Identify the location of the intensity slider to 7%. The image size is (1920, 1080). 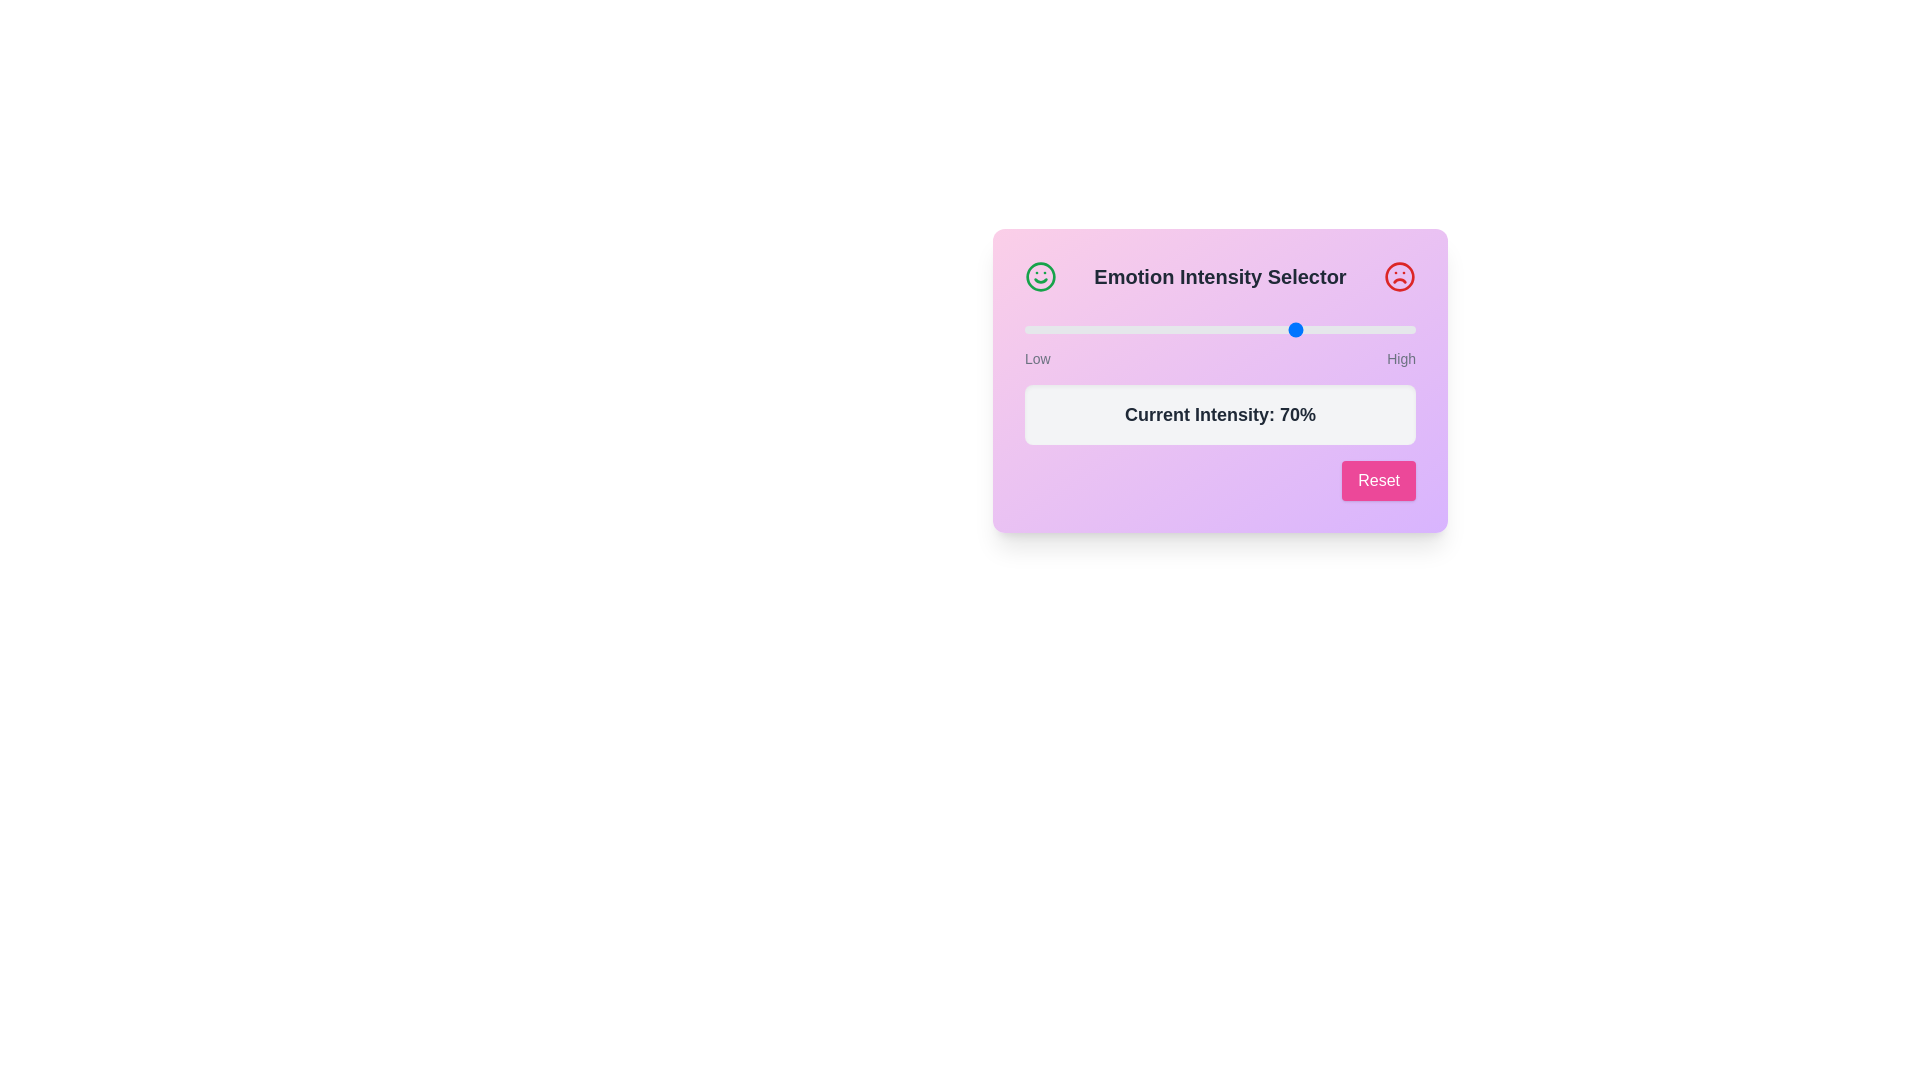
(1051, 329).